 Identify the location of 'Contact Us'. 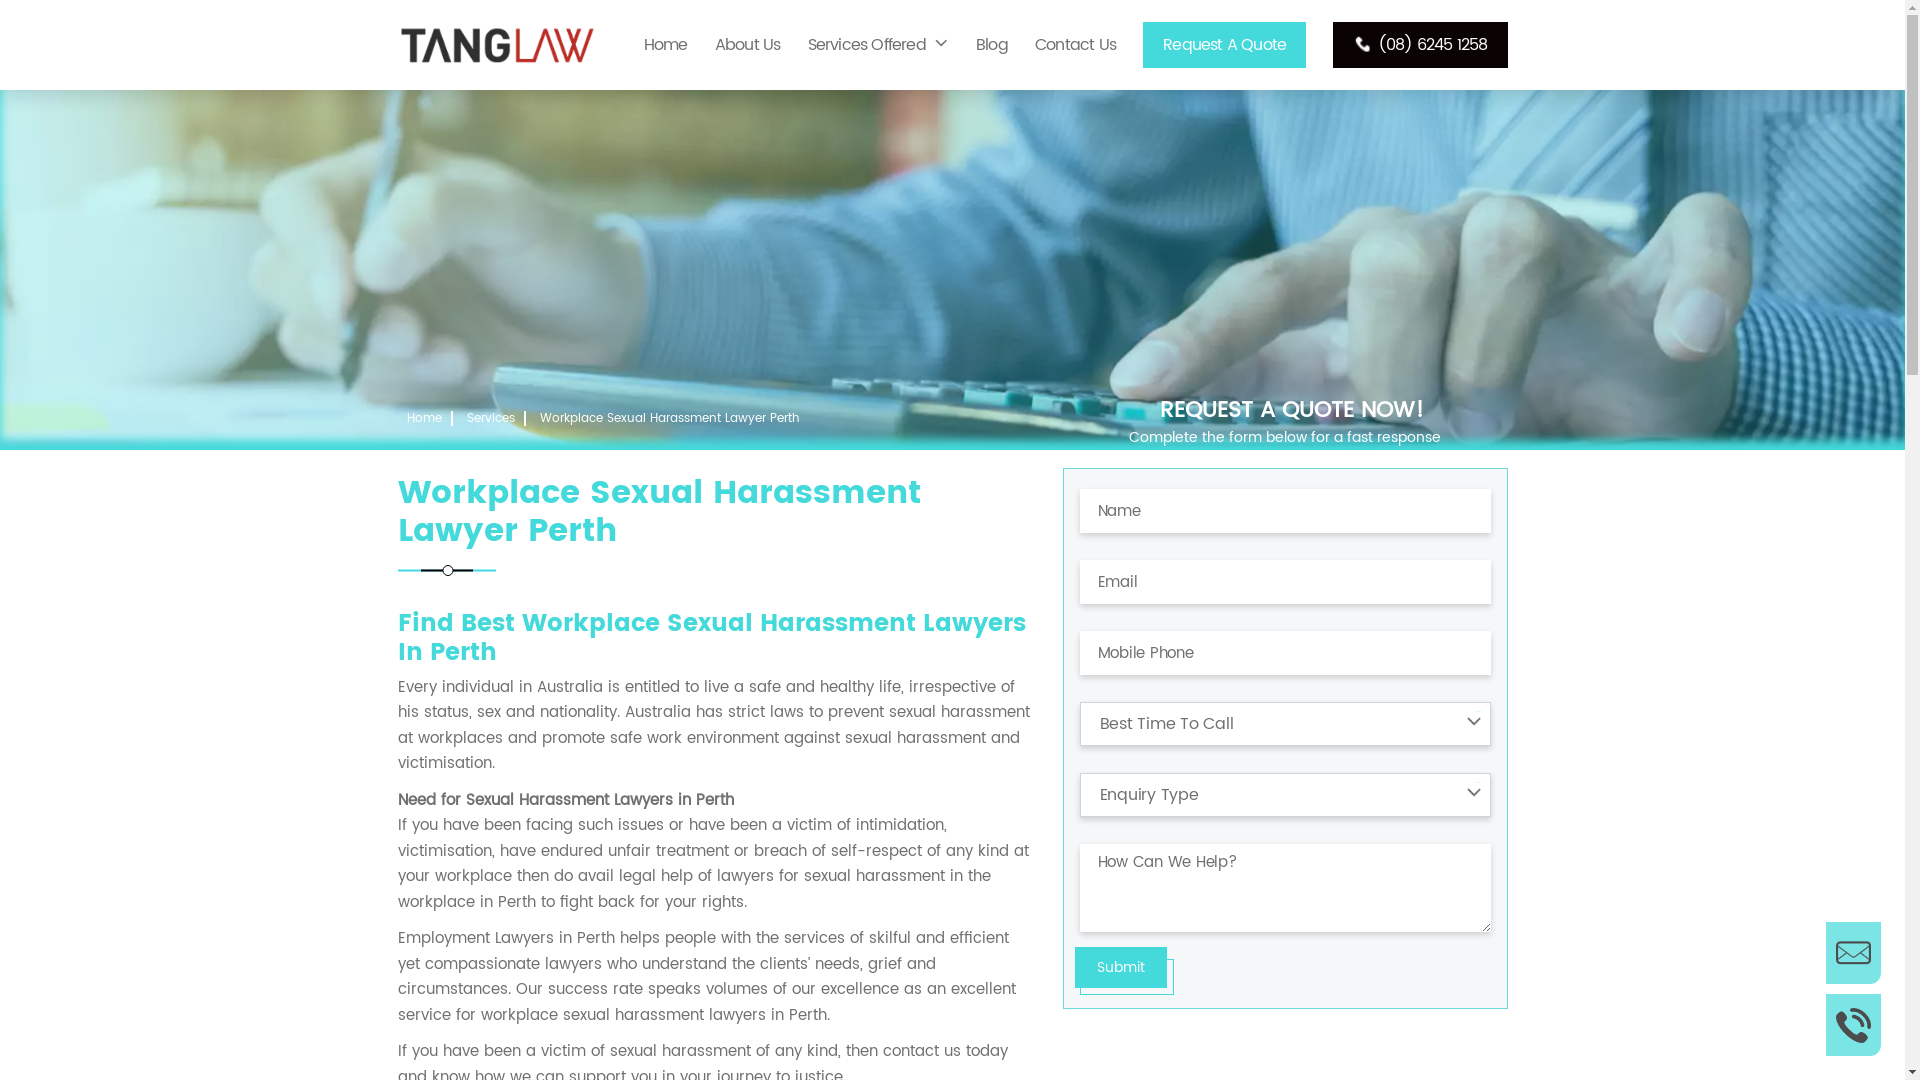
(1074, 45).